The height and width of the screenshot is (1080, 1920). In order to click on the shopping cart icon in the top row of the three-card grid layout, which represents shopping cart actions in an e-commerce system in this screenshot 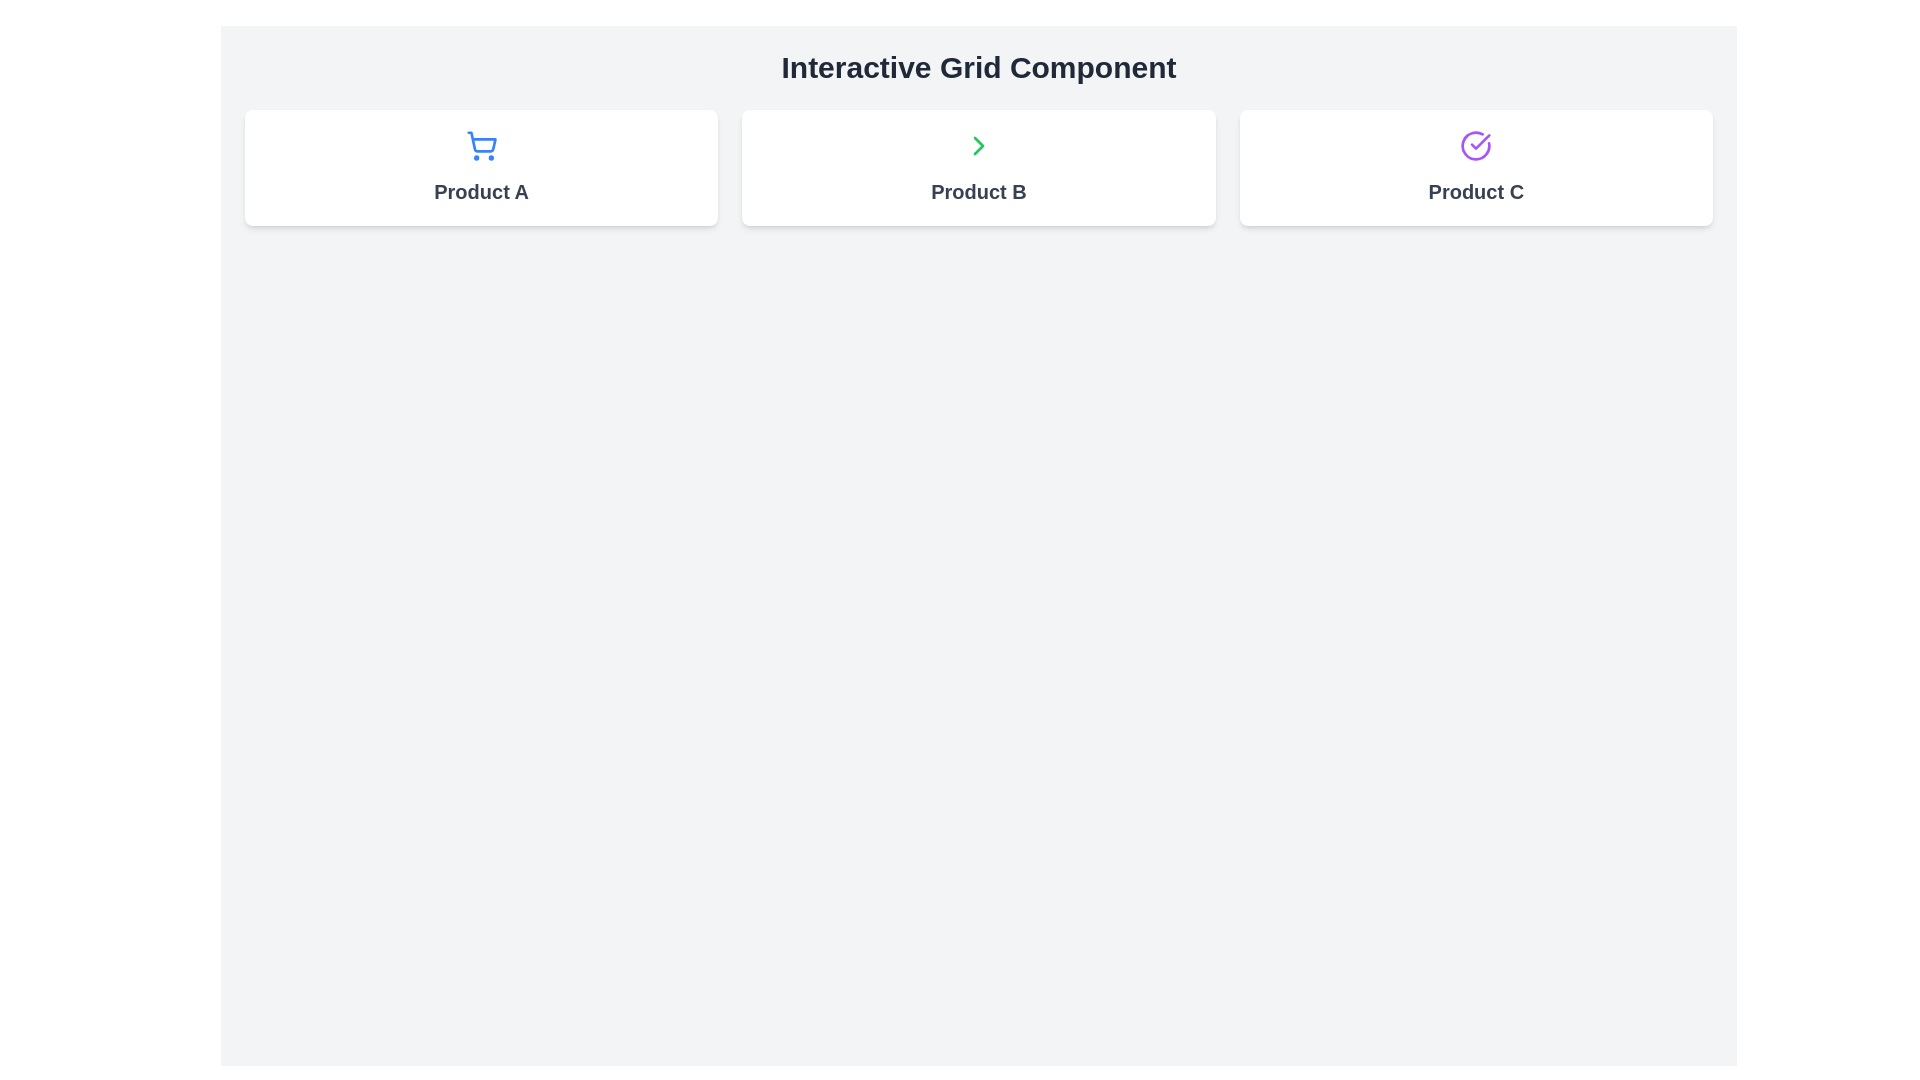, I will do `click(481, 141)`.